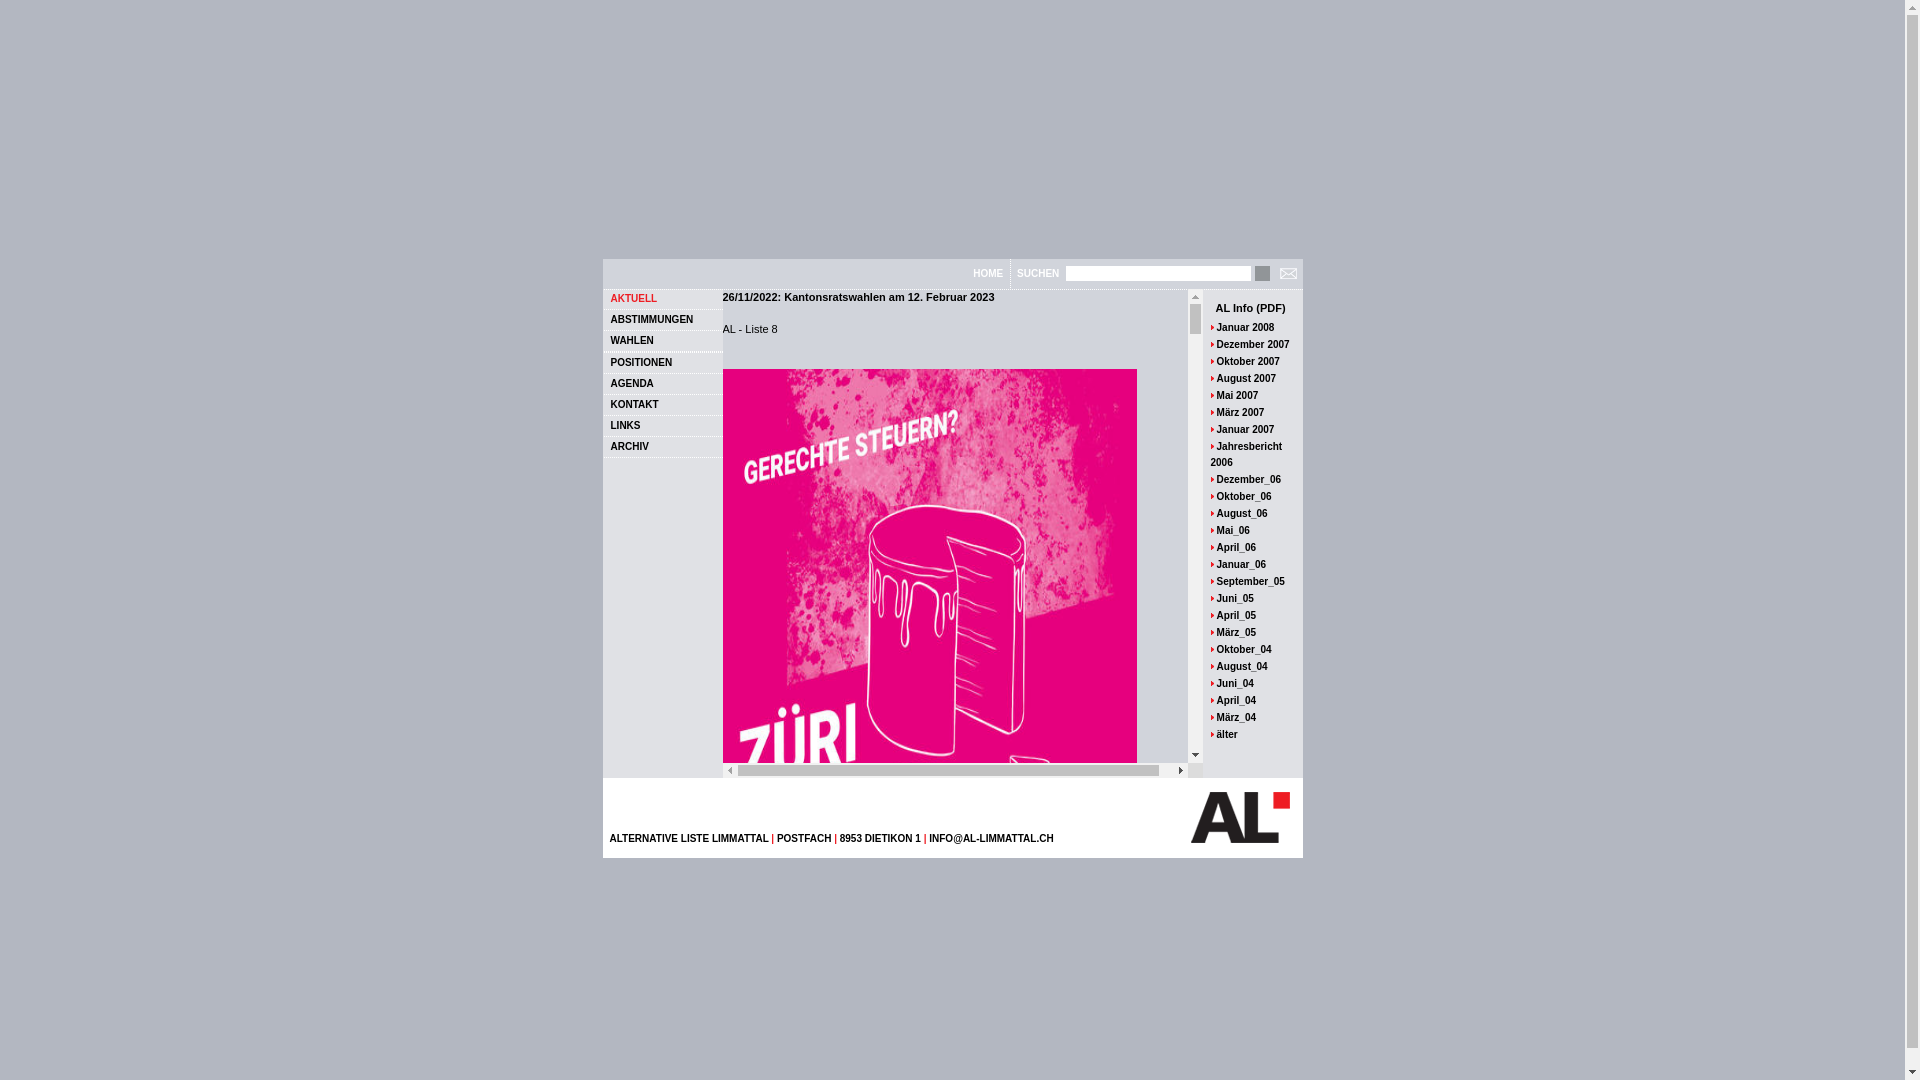 The width and height of the screenshot is (1920, 1080). Describe the element at coordinates (1240, 563) in the screenshot. I see `'Januar_06'` at that location.